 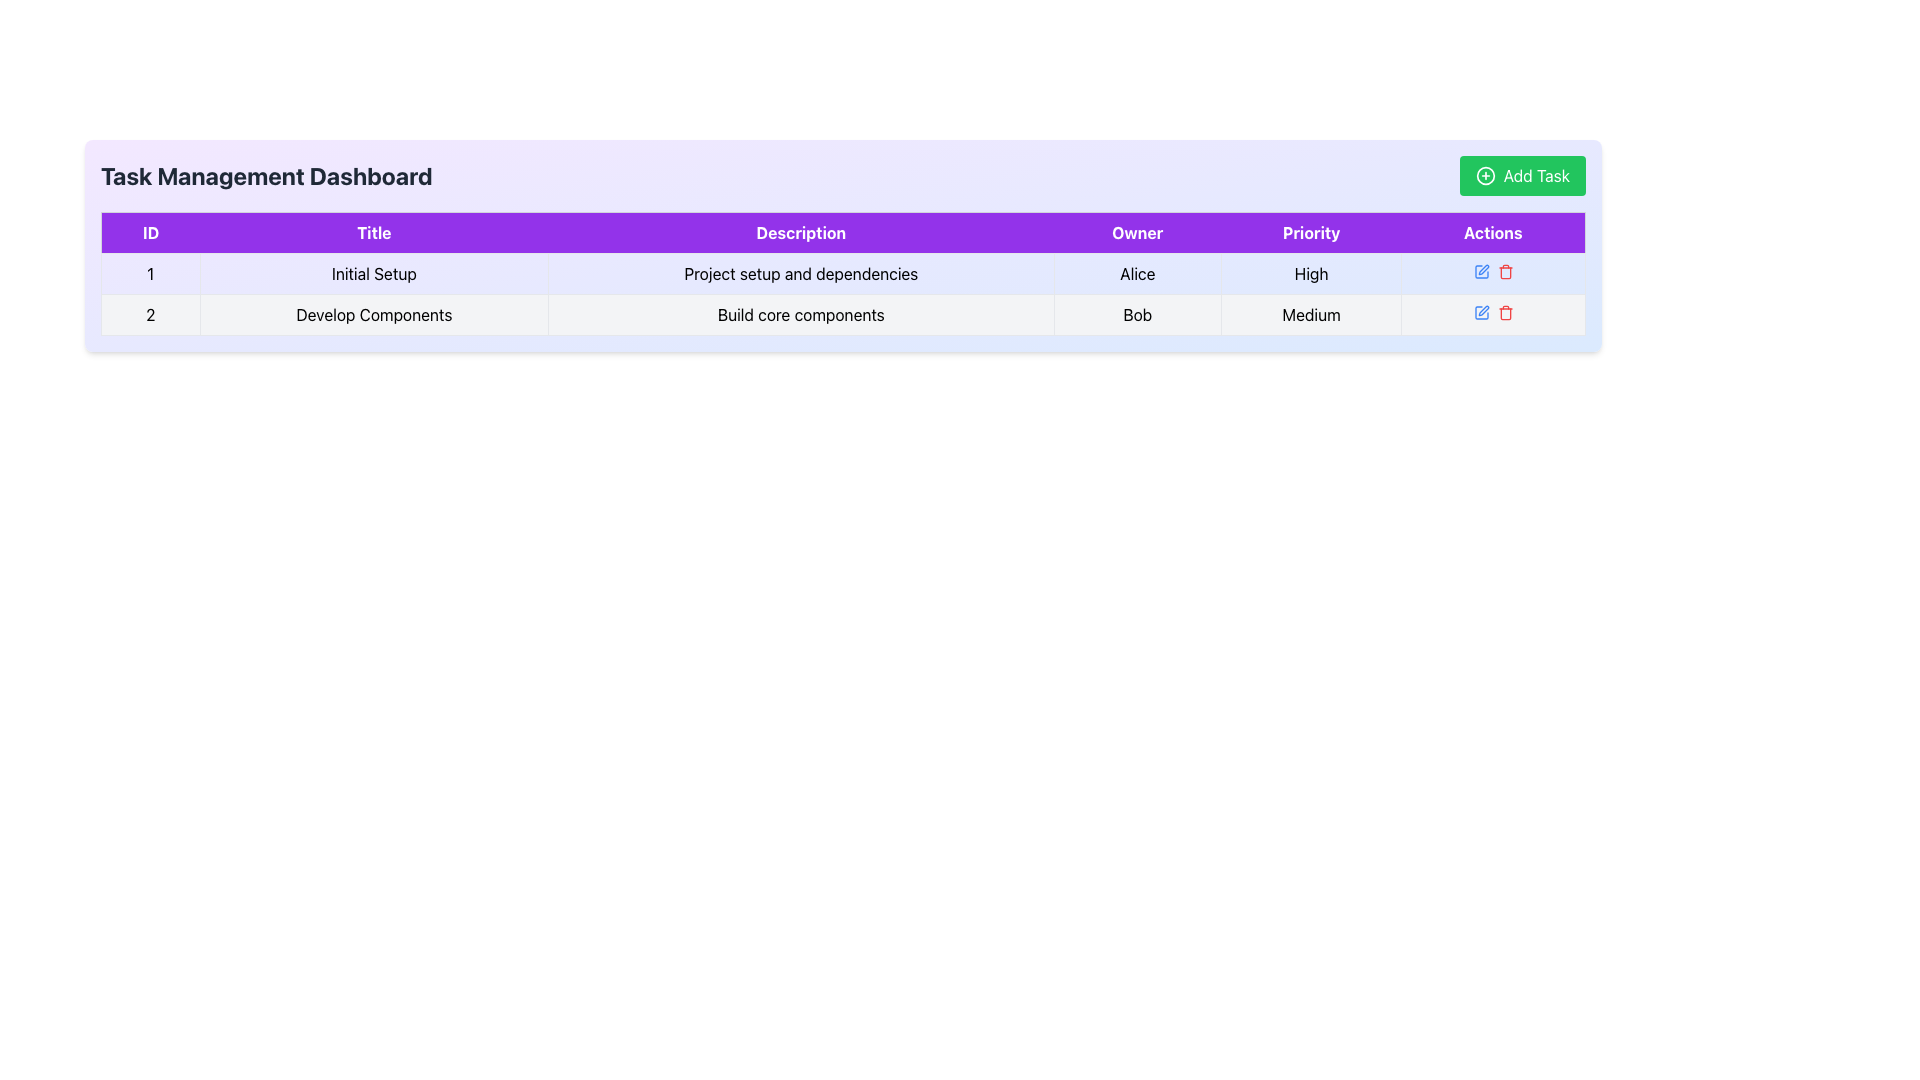 What do you see at coordinates (1481, 272) in the screenshot?
I see `the blue pen icon button in the Actions column of the second row` at bounding box center [1481, 272].